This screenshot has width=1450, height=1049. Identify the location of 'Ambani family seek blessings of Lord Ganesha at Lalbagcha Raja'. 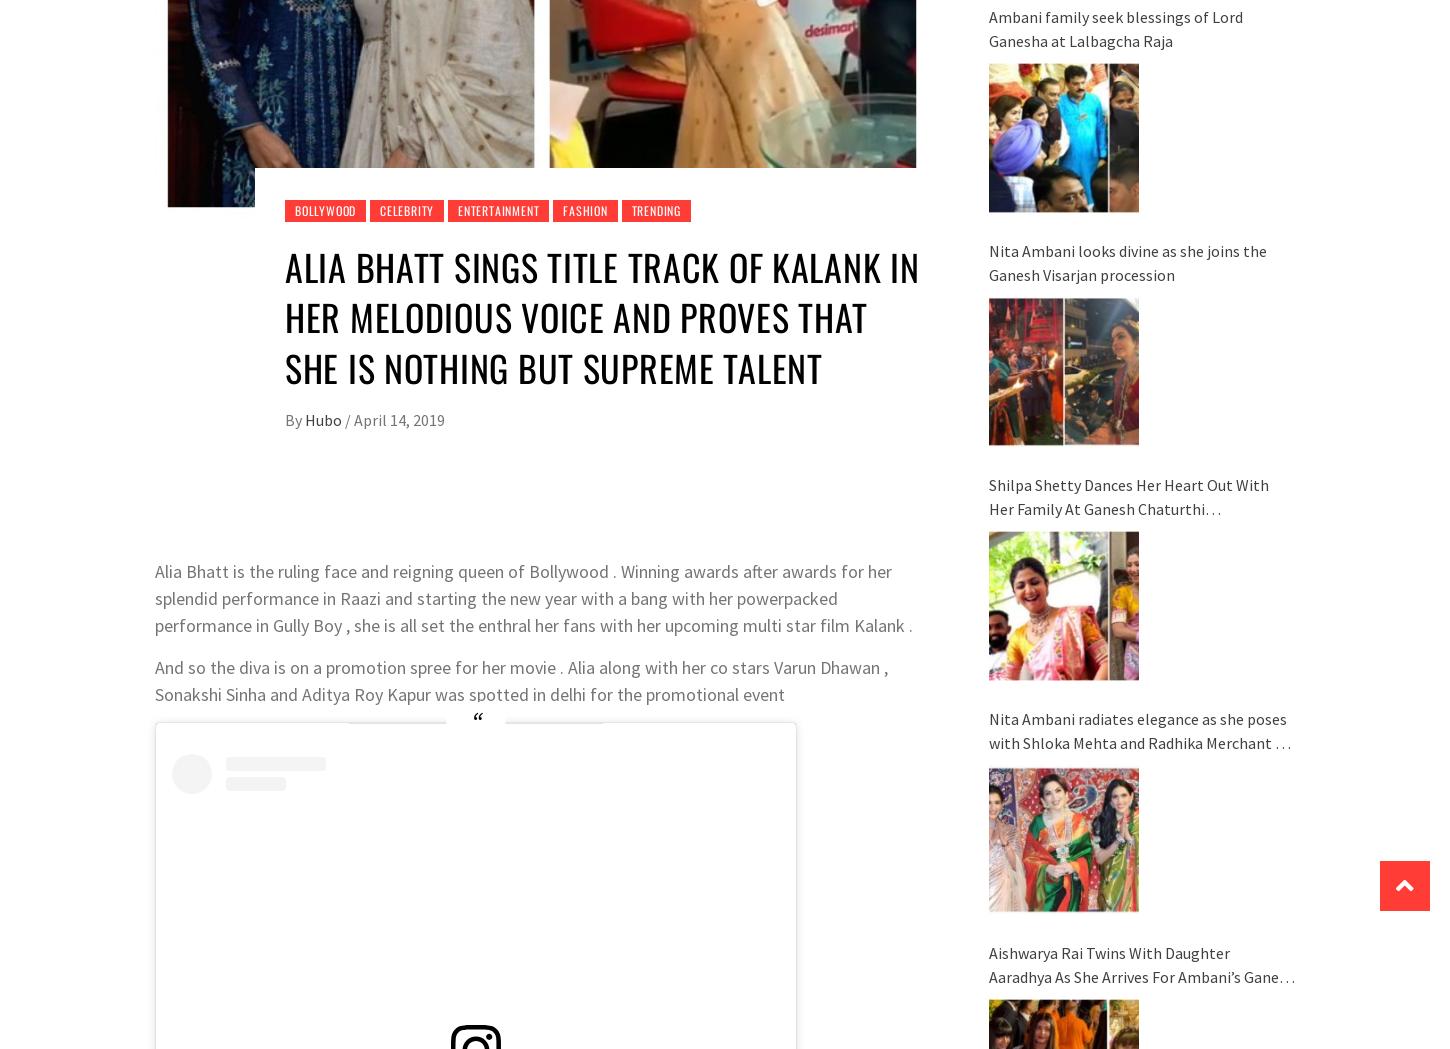
(1115, 27).